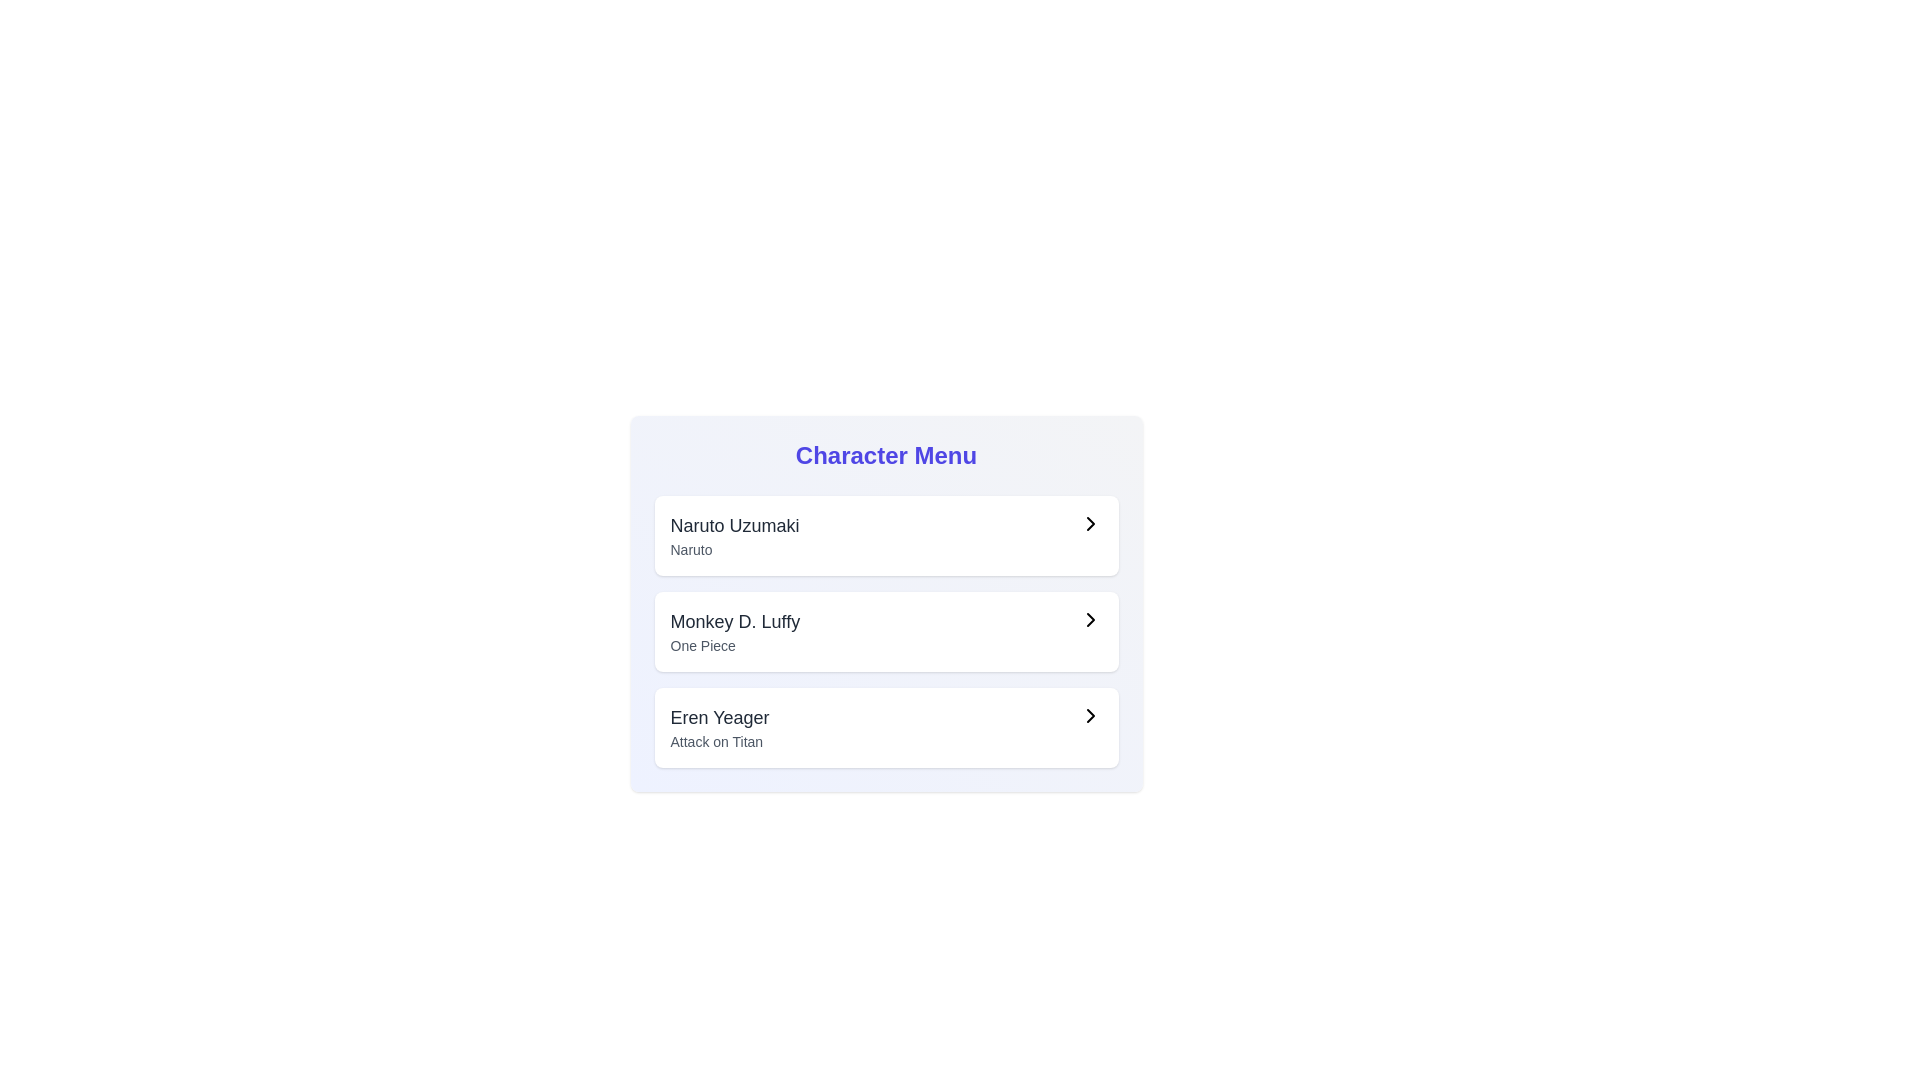 The height and width of the screenshot is (1080, 1920). Describe the element at coordinates (720, 741) in the screenshot. I see `the text label that provides information about 'Eren Yeager', positioned directly below the main title` at that location.